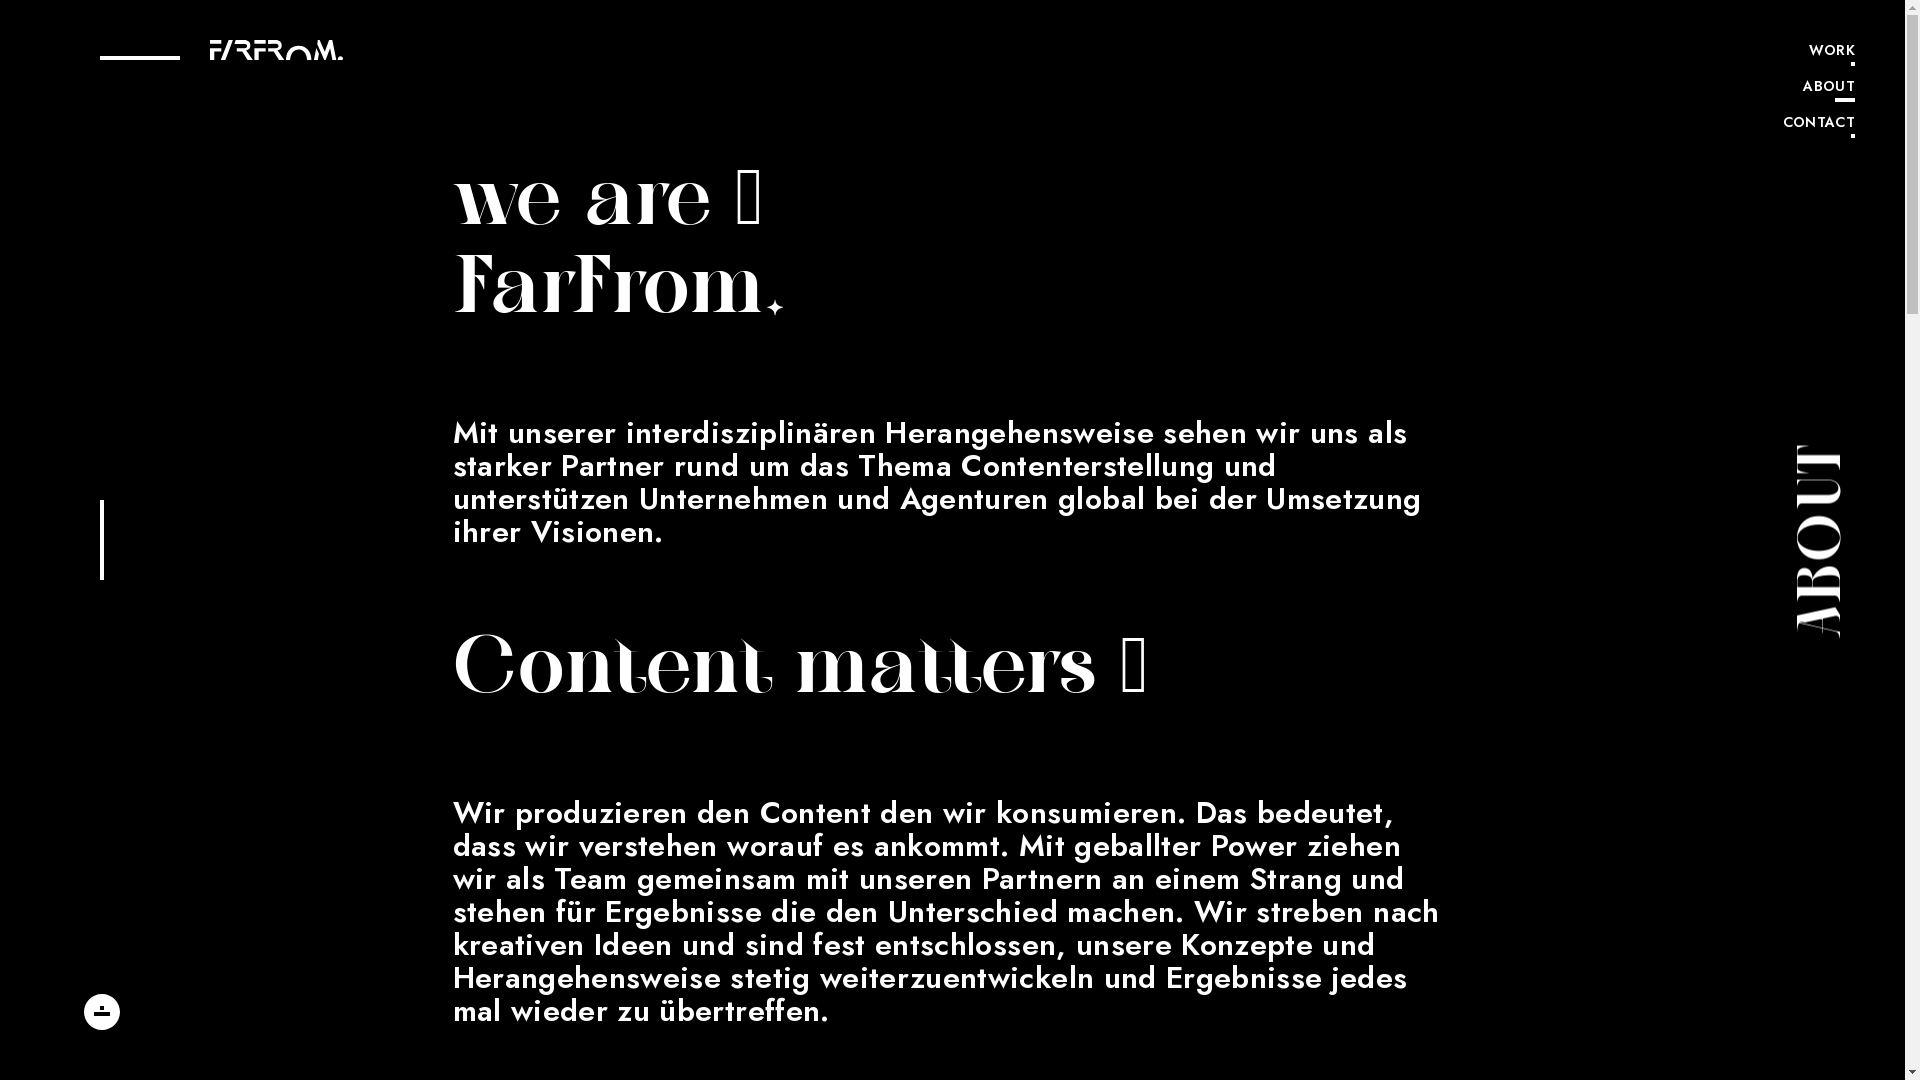 Image resolution: width=1920 pixels, height=1080 pixels. I want to click on 'ABOUT', so click(1819, 87).